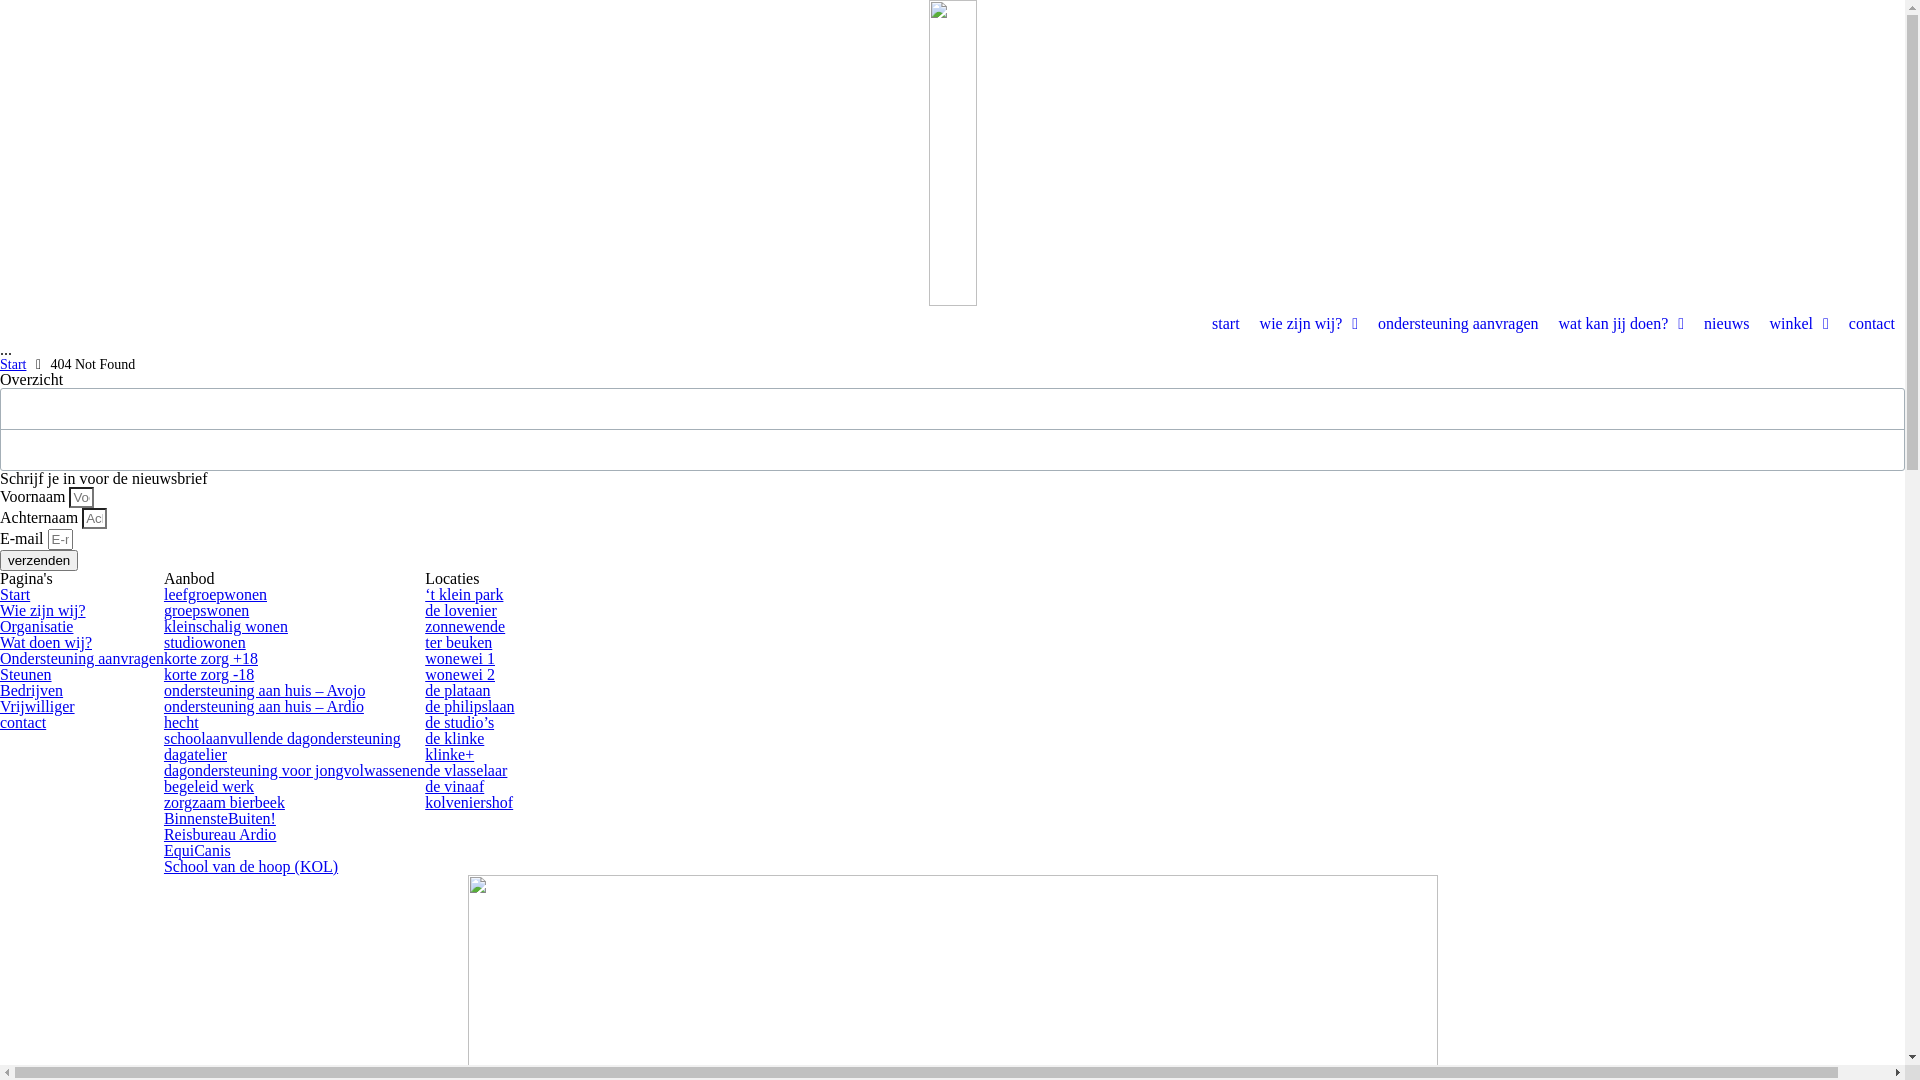  What do you see at coordinates (1693, 323) in the screenshot?
I see `'nieuws'` at bounding box center [1693, 323].